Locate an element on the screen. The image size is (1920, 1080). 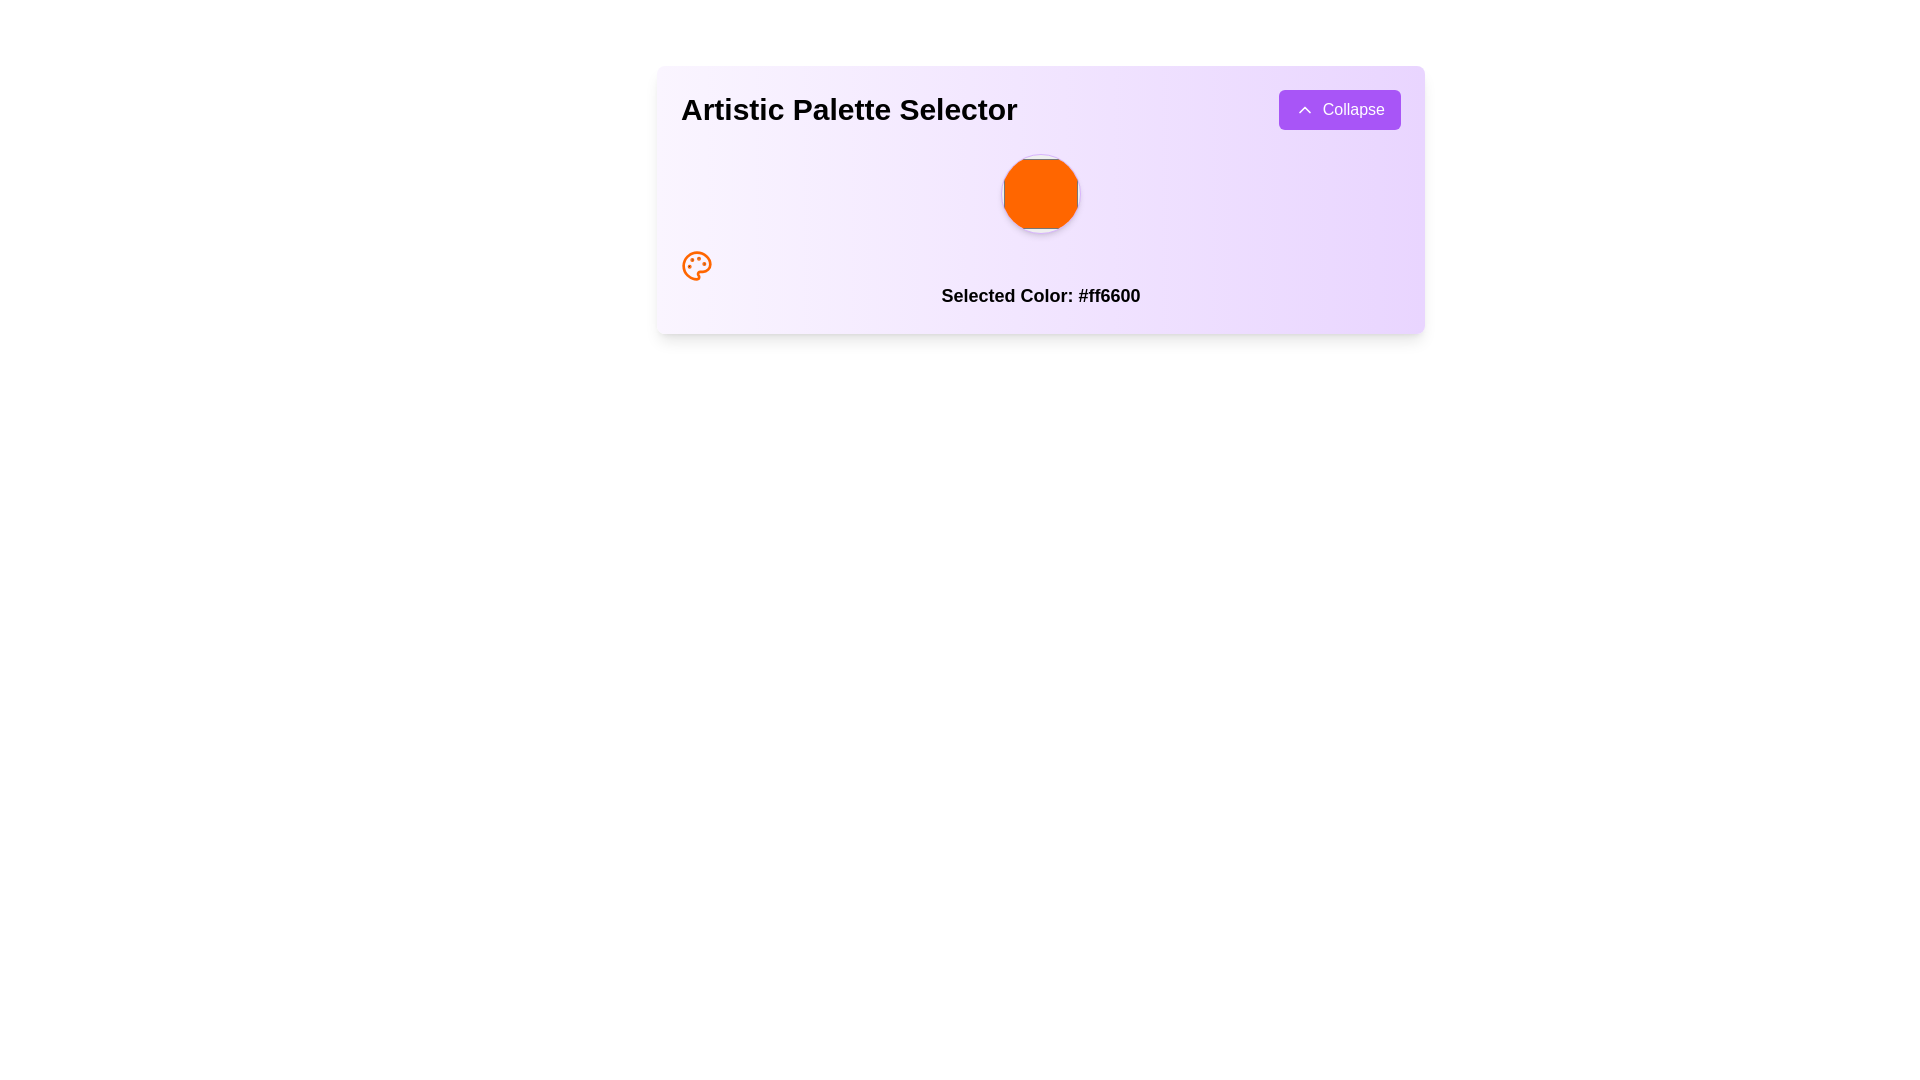
the Text Label that displays the currently selected color '#ff6600', located at the bottom of a card-like component, directly beneath an orange graphical icon is located at coordinates (1040, 296).